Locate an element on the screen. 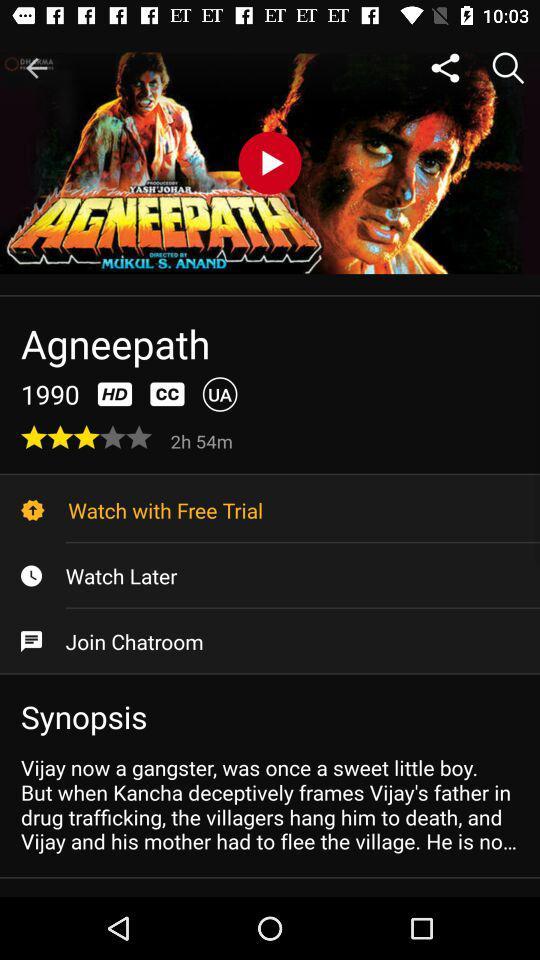  the join chatroom item is located at coordinates (270, 640).